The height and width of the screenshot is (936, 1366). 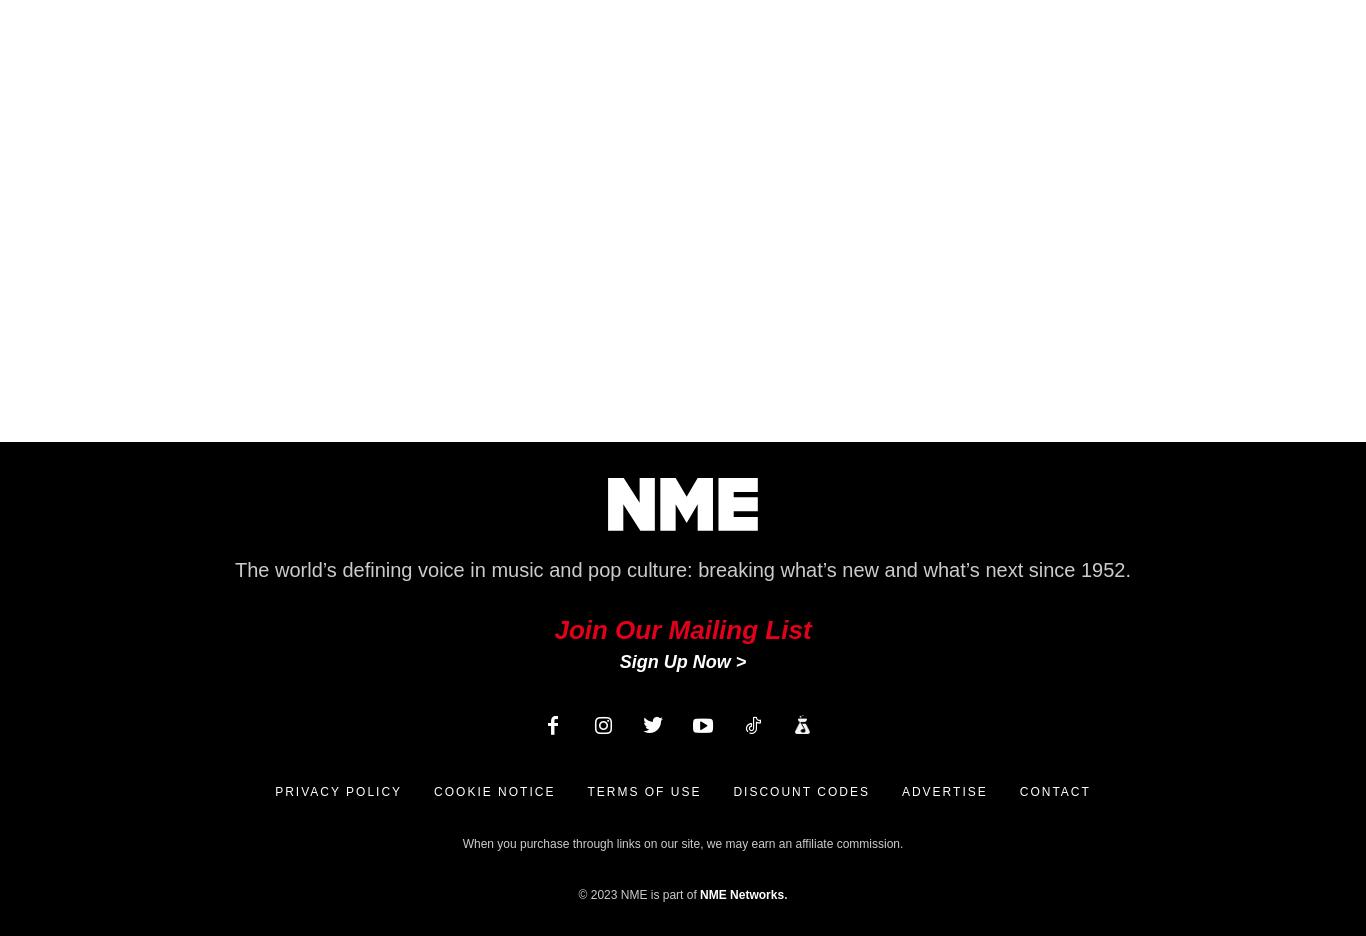 What do you see at coordinates (800, 791) in the screenshot?
I see `'Discount Codes'` at bounding box center [800, 791].